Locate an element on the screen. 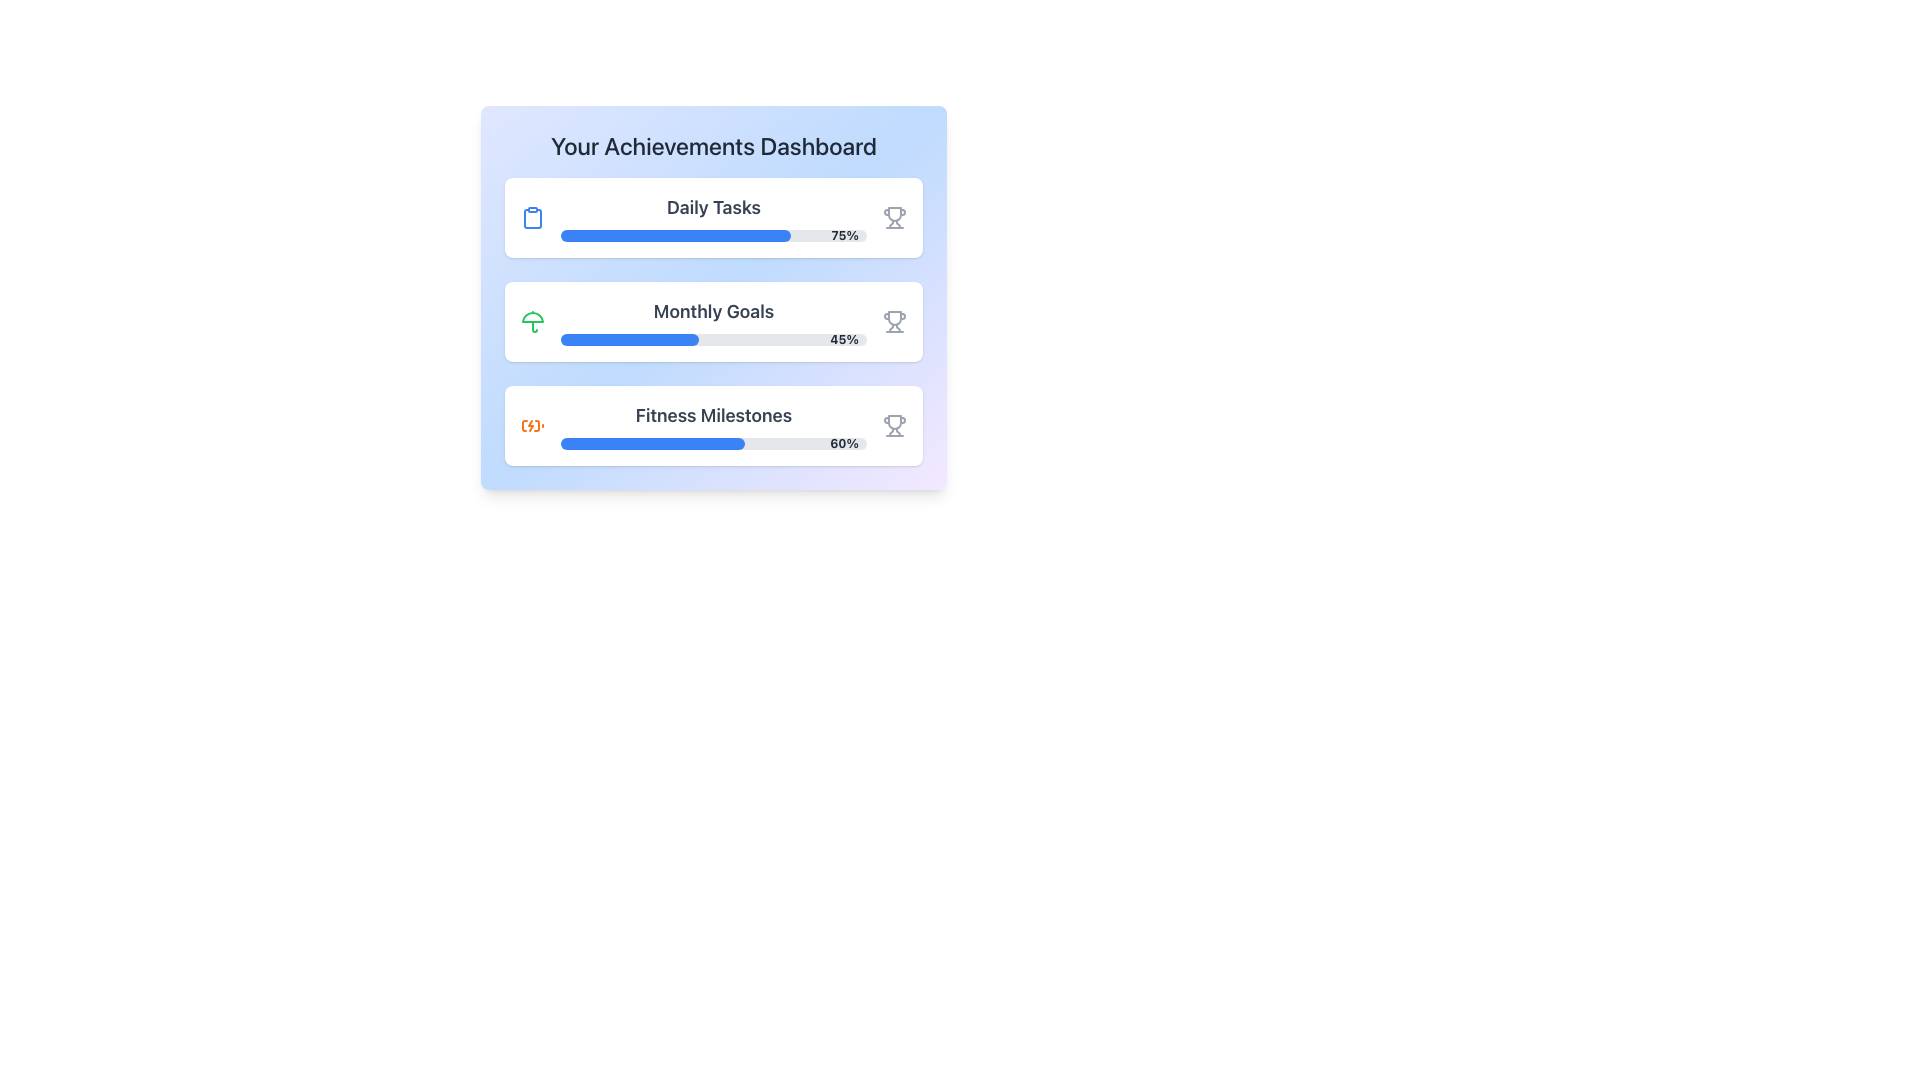  displayed progress of the progress bar labeled 'Fitness Milestones', which shows 60% completion is located at coordinates (714, 424).